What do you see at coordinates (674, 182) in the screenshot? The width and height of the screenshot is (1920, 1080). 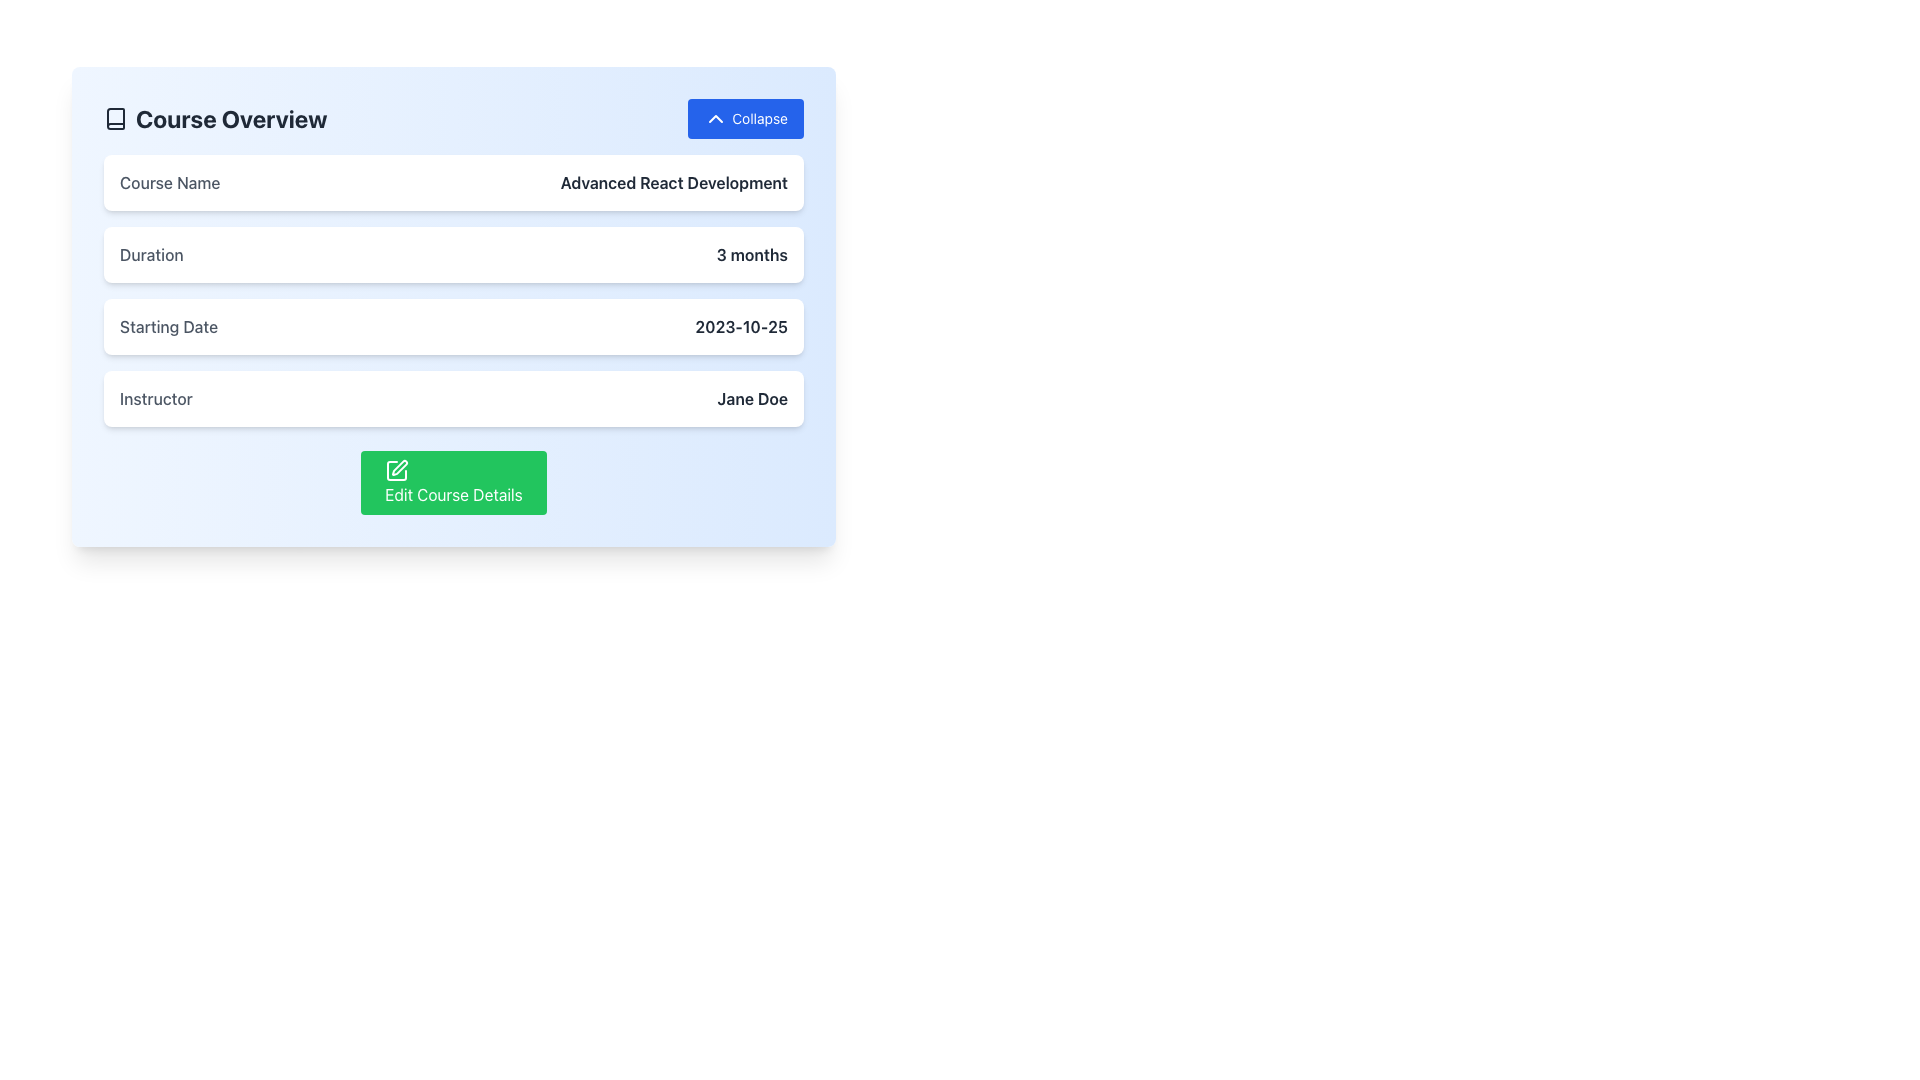 I see `the text displaying the course name, which is located on the right side of the 'Course Name' row, adjacent to the label 'Course Name'` at bounding box center [674, 182].